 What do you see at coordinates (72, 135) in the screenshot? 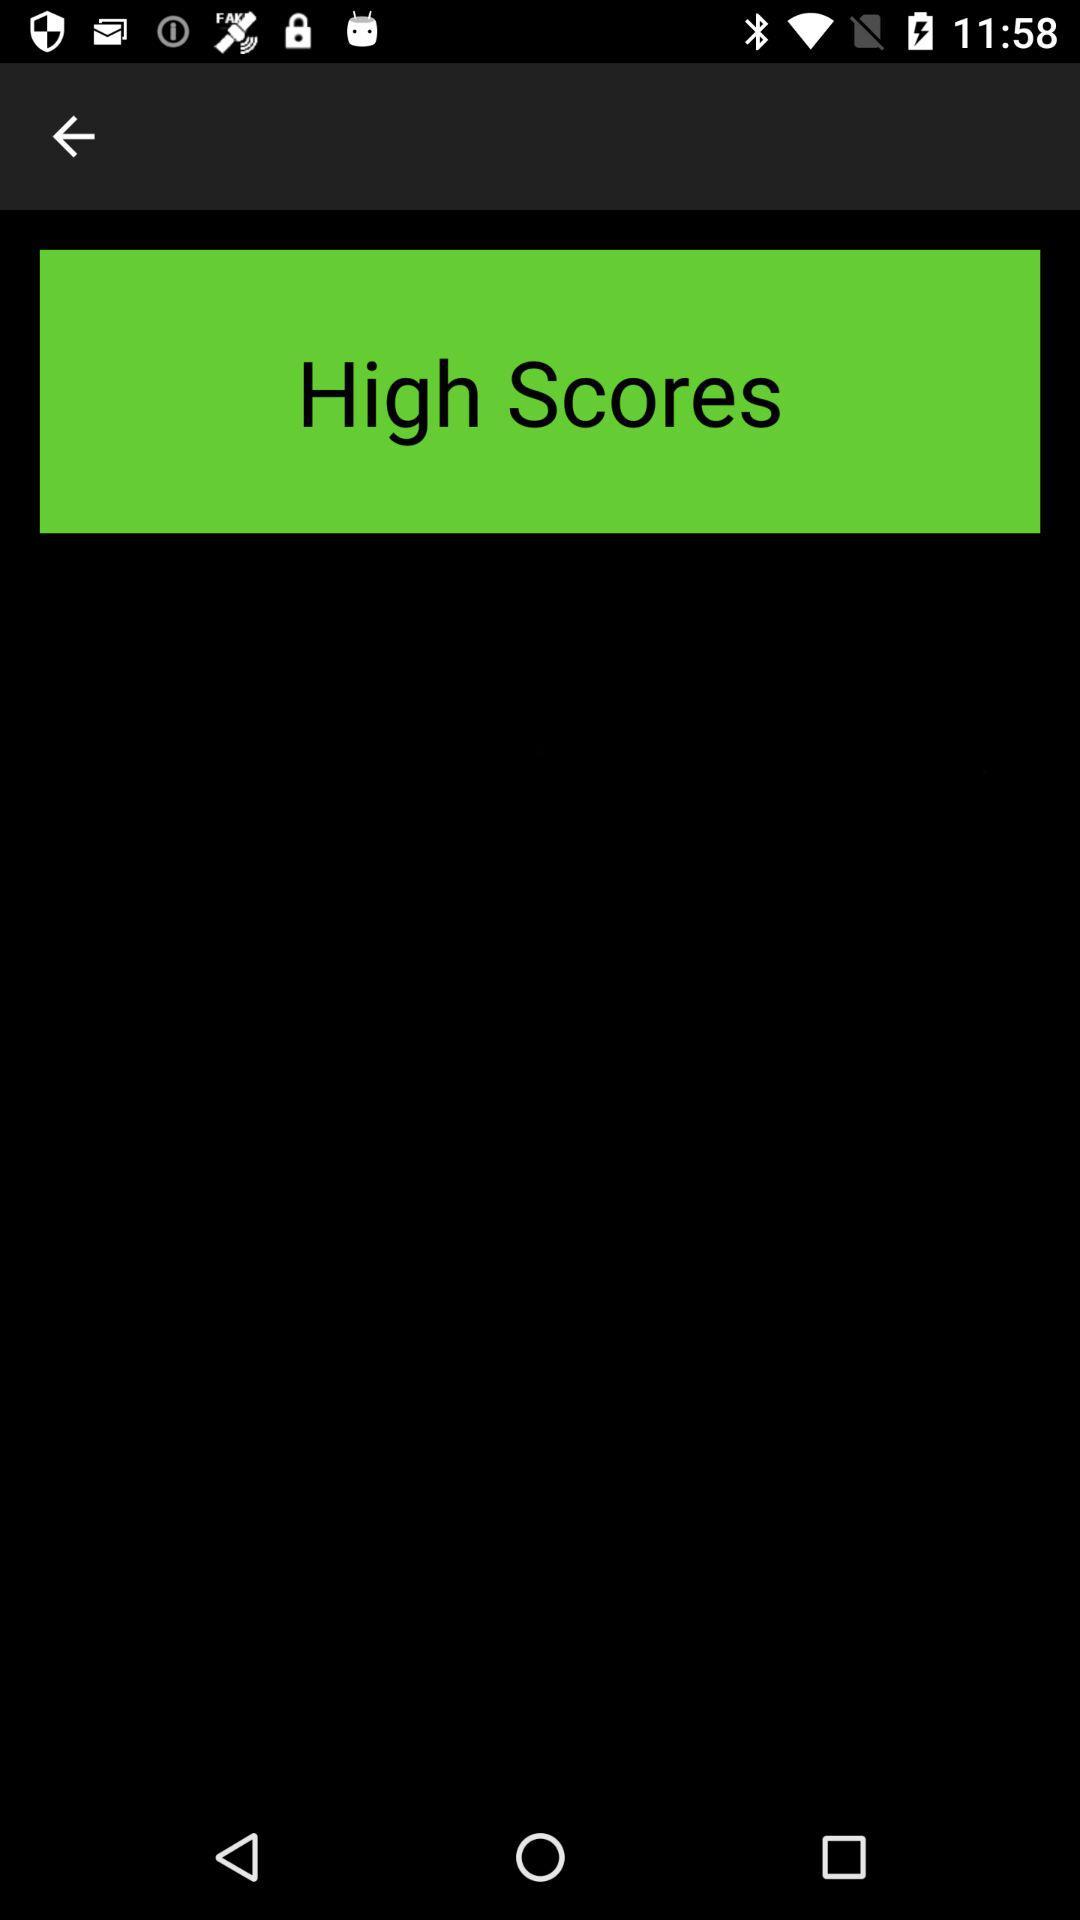
I see `item above the high scores icon` at bounding box center [72, 135].